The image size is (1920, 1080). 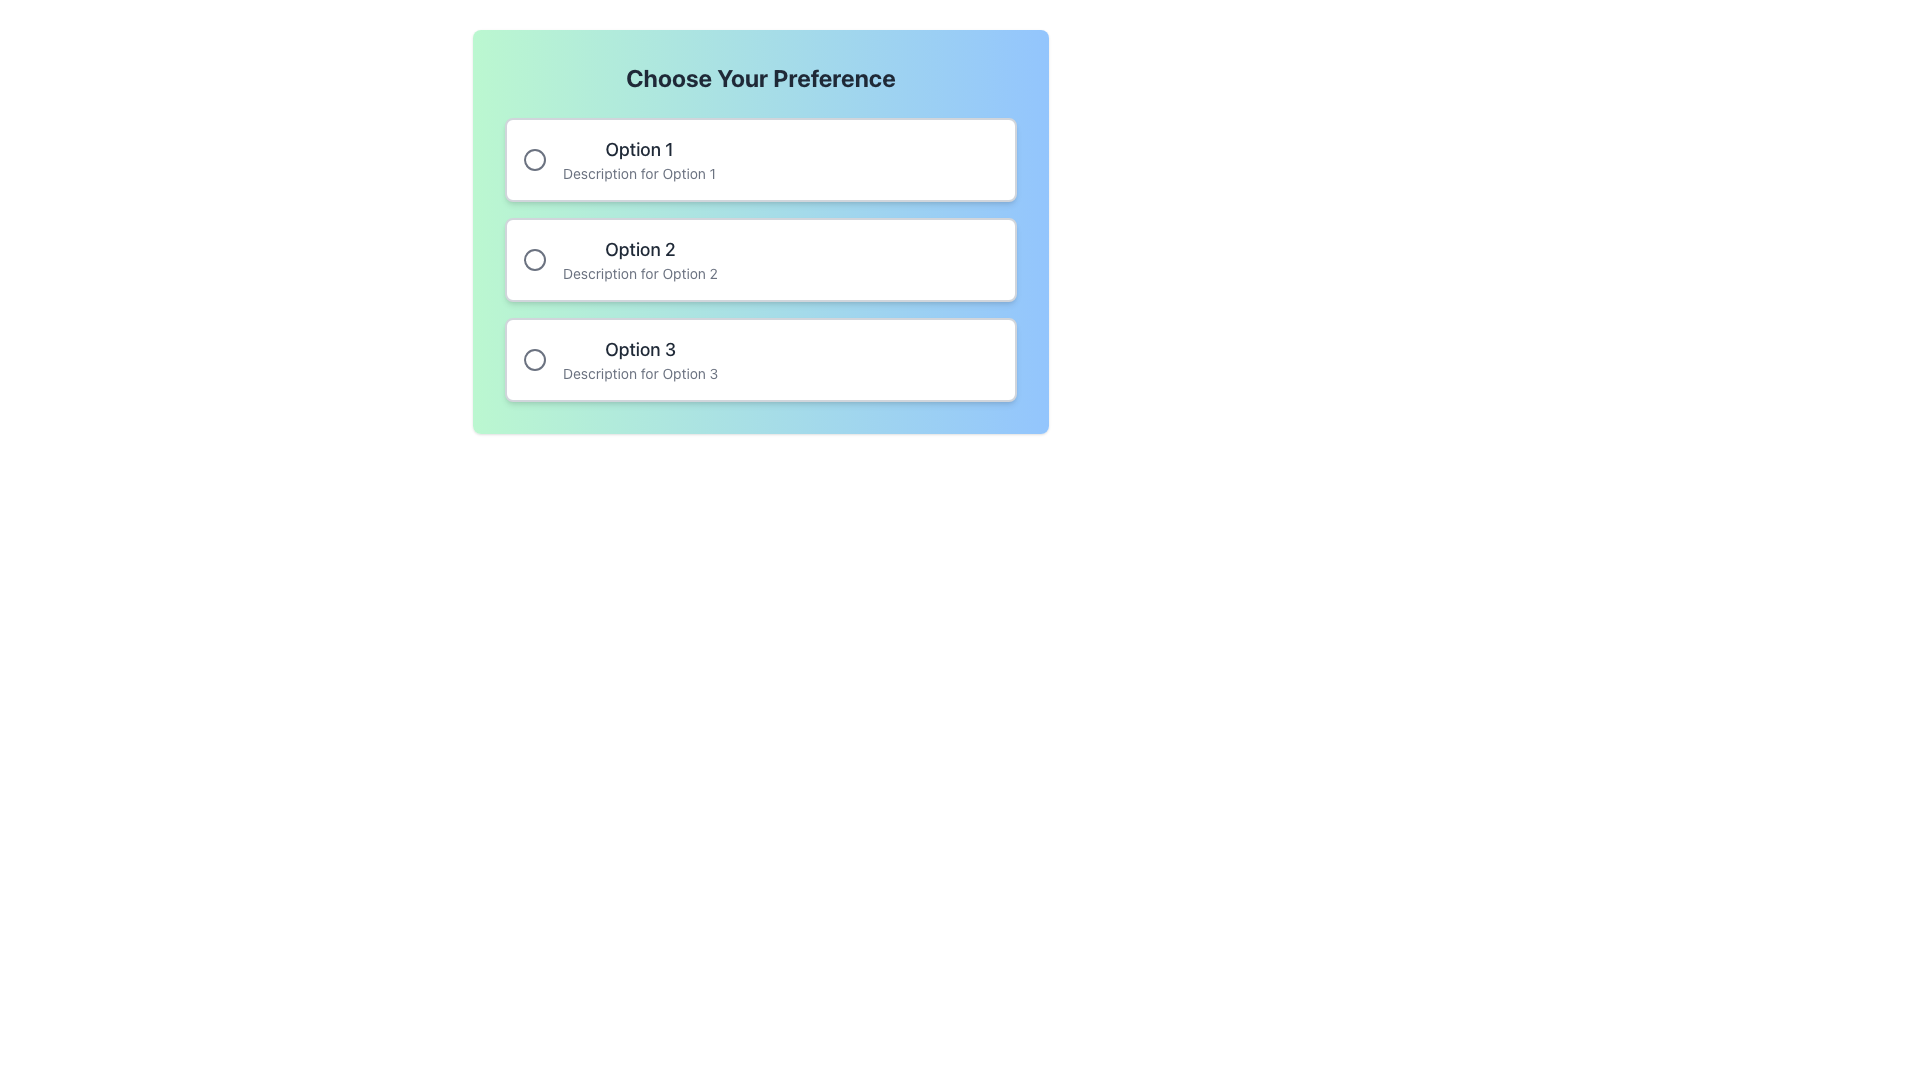 I want to click on the circular icon located within the second option of the 'Choose Your Preference' selection list, which is styled with a thin stroke and has a minimal design, so click(x=534, y=258).